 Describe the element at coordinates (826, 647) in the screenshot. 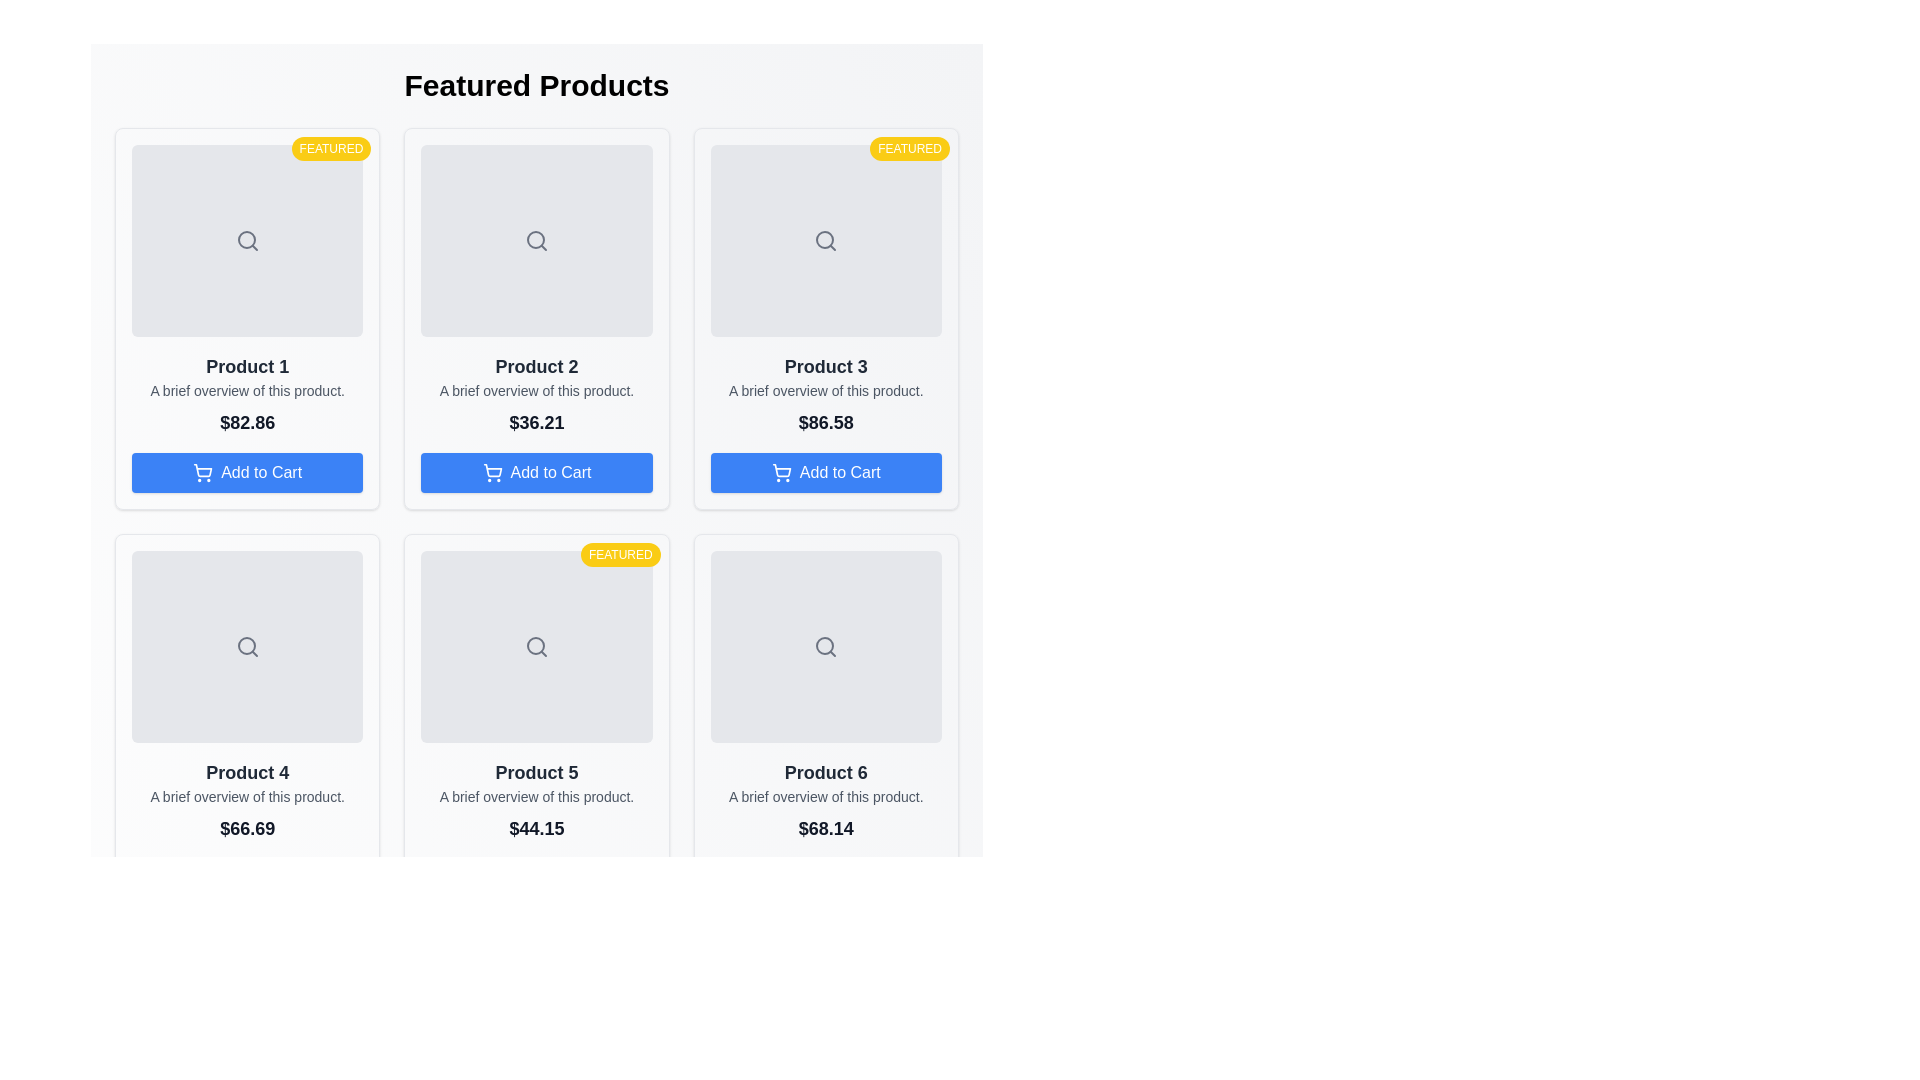

I see `the search or zoom icon located in the center of the gray square area of the sixth product card in the second row` at that location.